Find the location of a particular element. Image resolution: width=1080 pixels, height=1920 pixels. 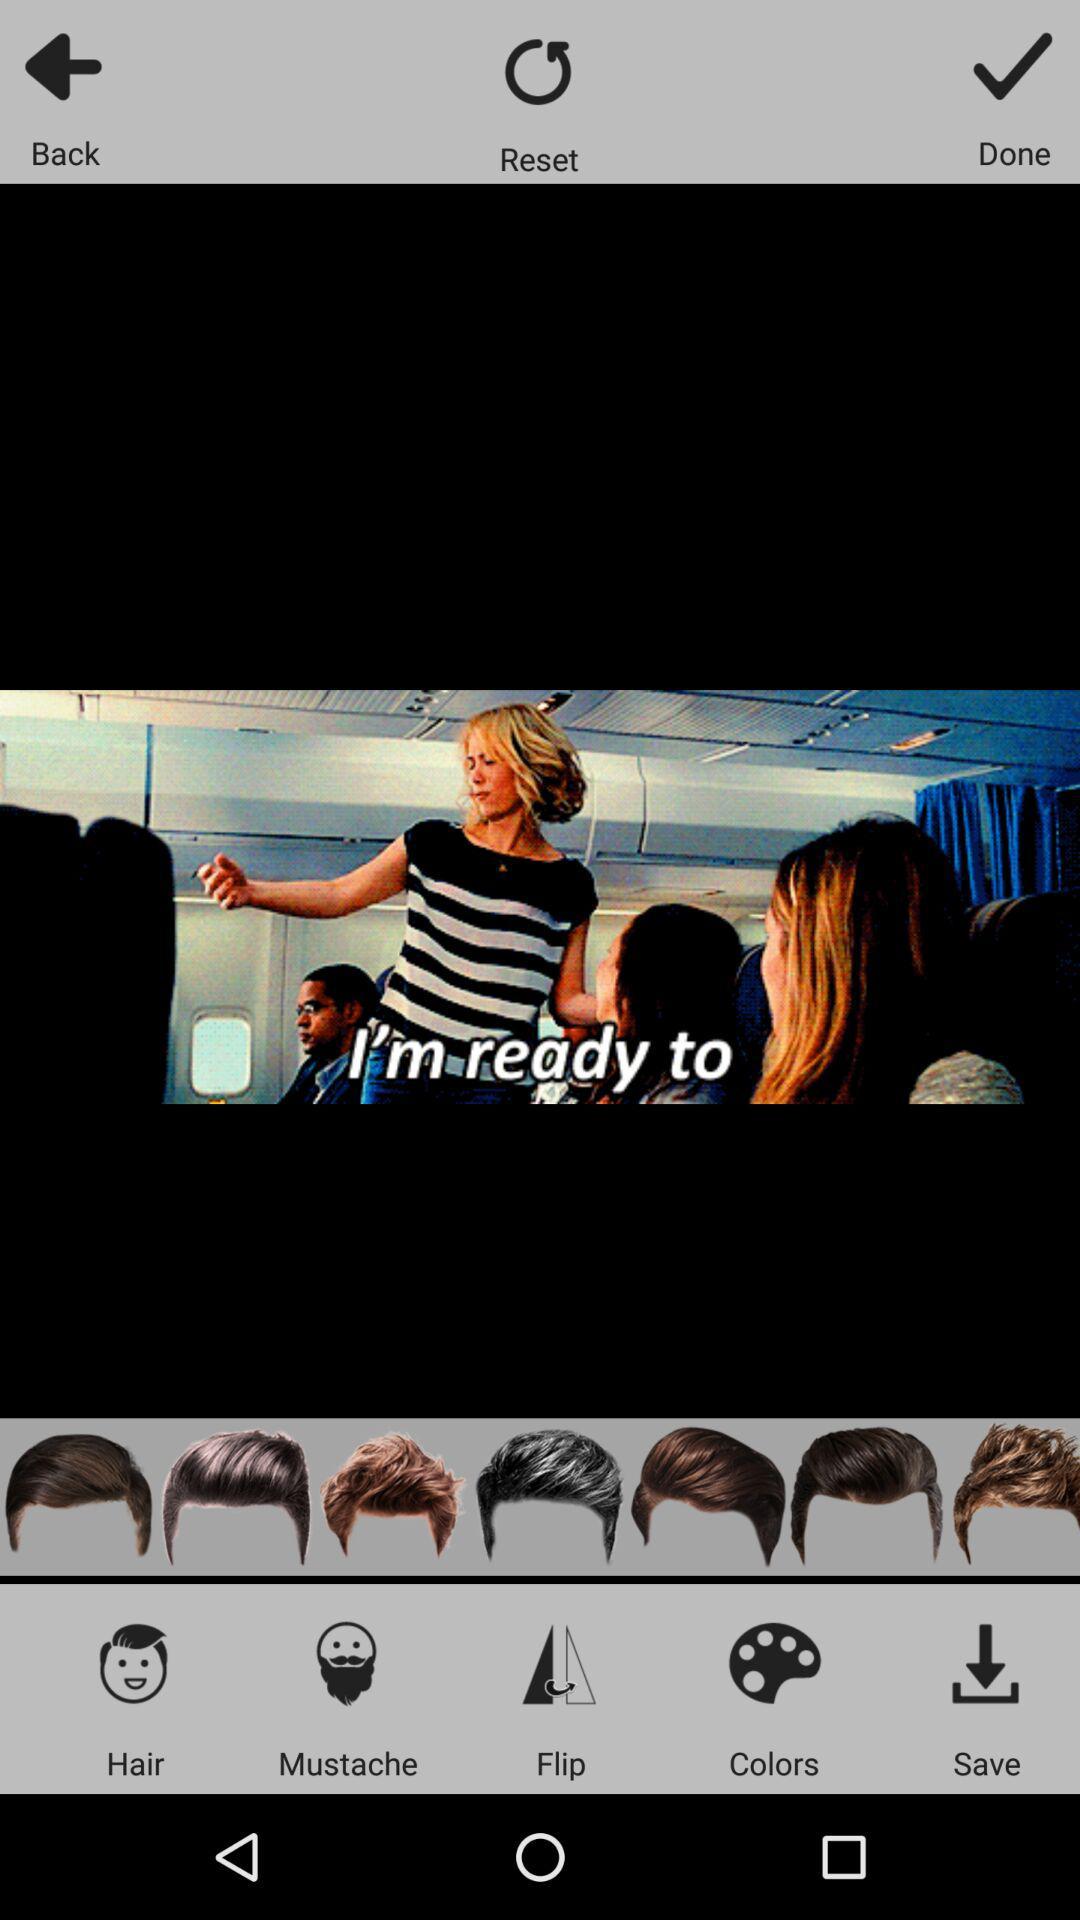

any one is located at coordinates (1012, 1497).